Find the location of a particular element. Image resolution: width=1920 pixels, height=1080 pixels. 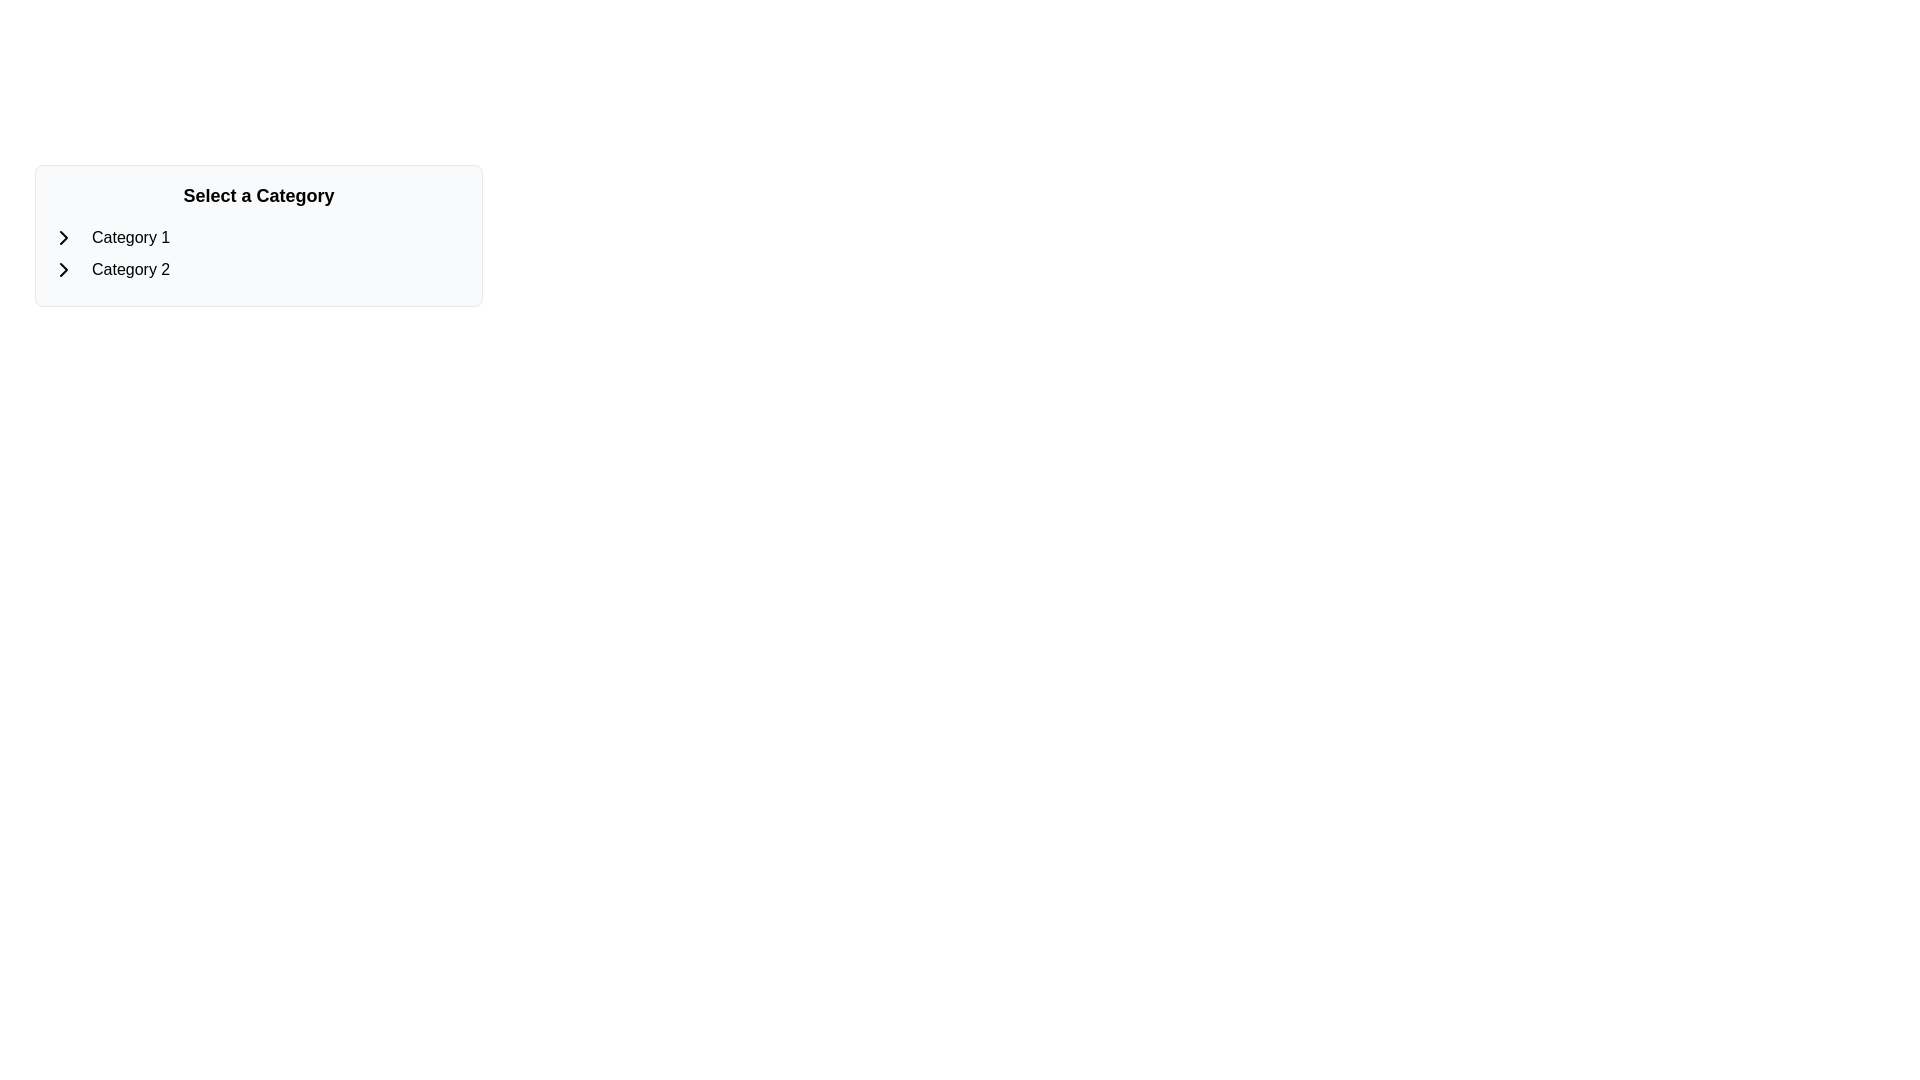

the expandable/collapsible icon located to the left of the text 'Category 2' to interact with its associated category is located at coordinates (63, 270).